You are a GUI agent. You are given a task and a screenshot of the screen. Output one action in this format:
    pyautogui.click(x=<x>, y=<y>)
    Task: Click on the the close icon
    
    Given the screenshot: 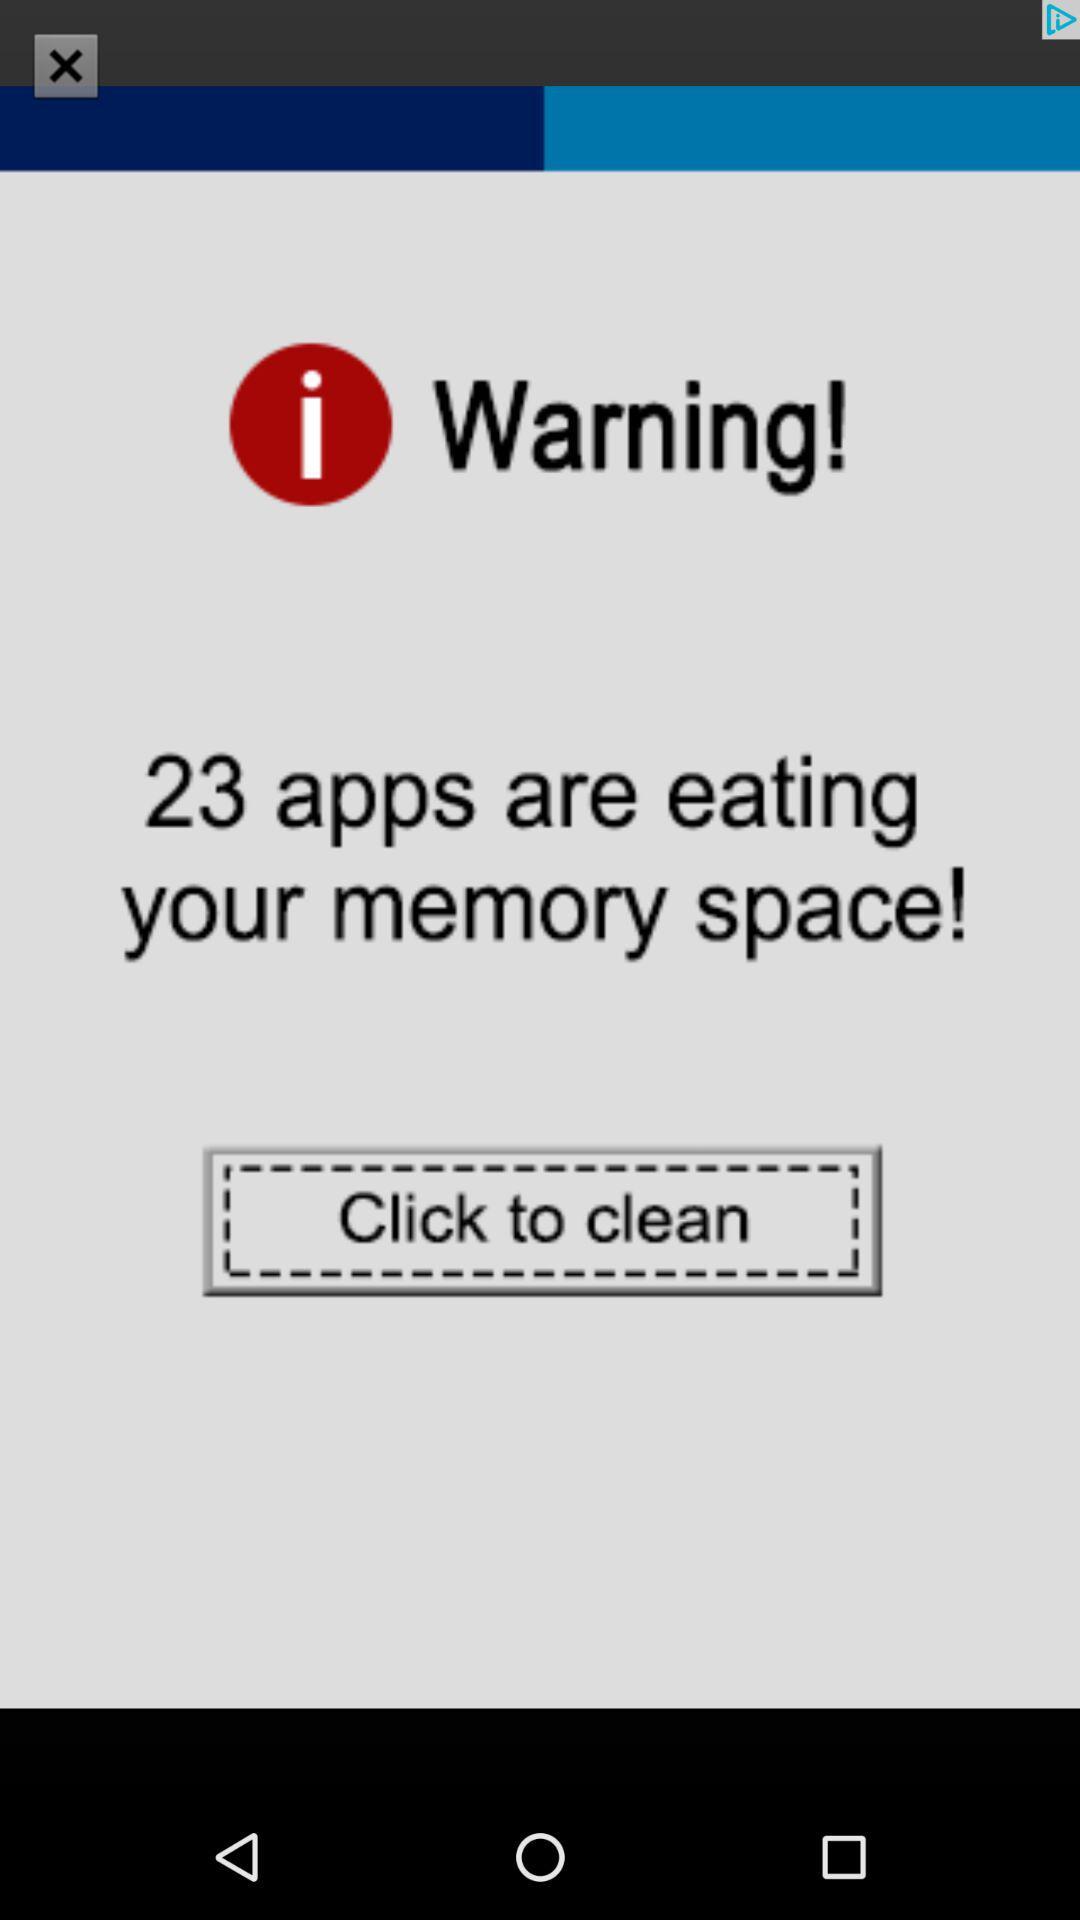 What is the action you would take?
    pyautogui.click(x=64, y=70)
    